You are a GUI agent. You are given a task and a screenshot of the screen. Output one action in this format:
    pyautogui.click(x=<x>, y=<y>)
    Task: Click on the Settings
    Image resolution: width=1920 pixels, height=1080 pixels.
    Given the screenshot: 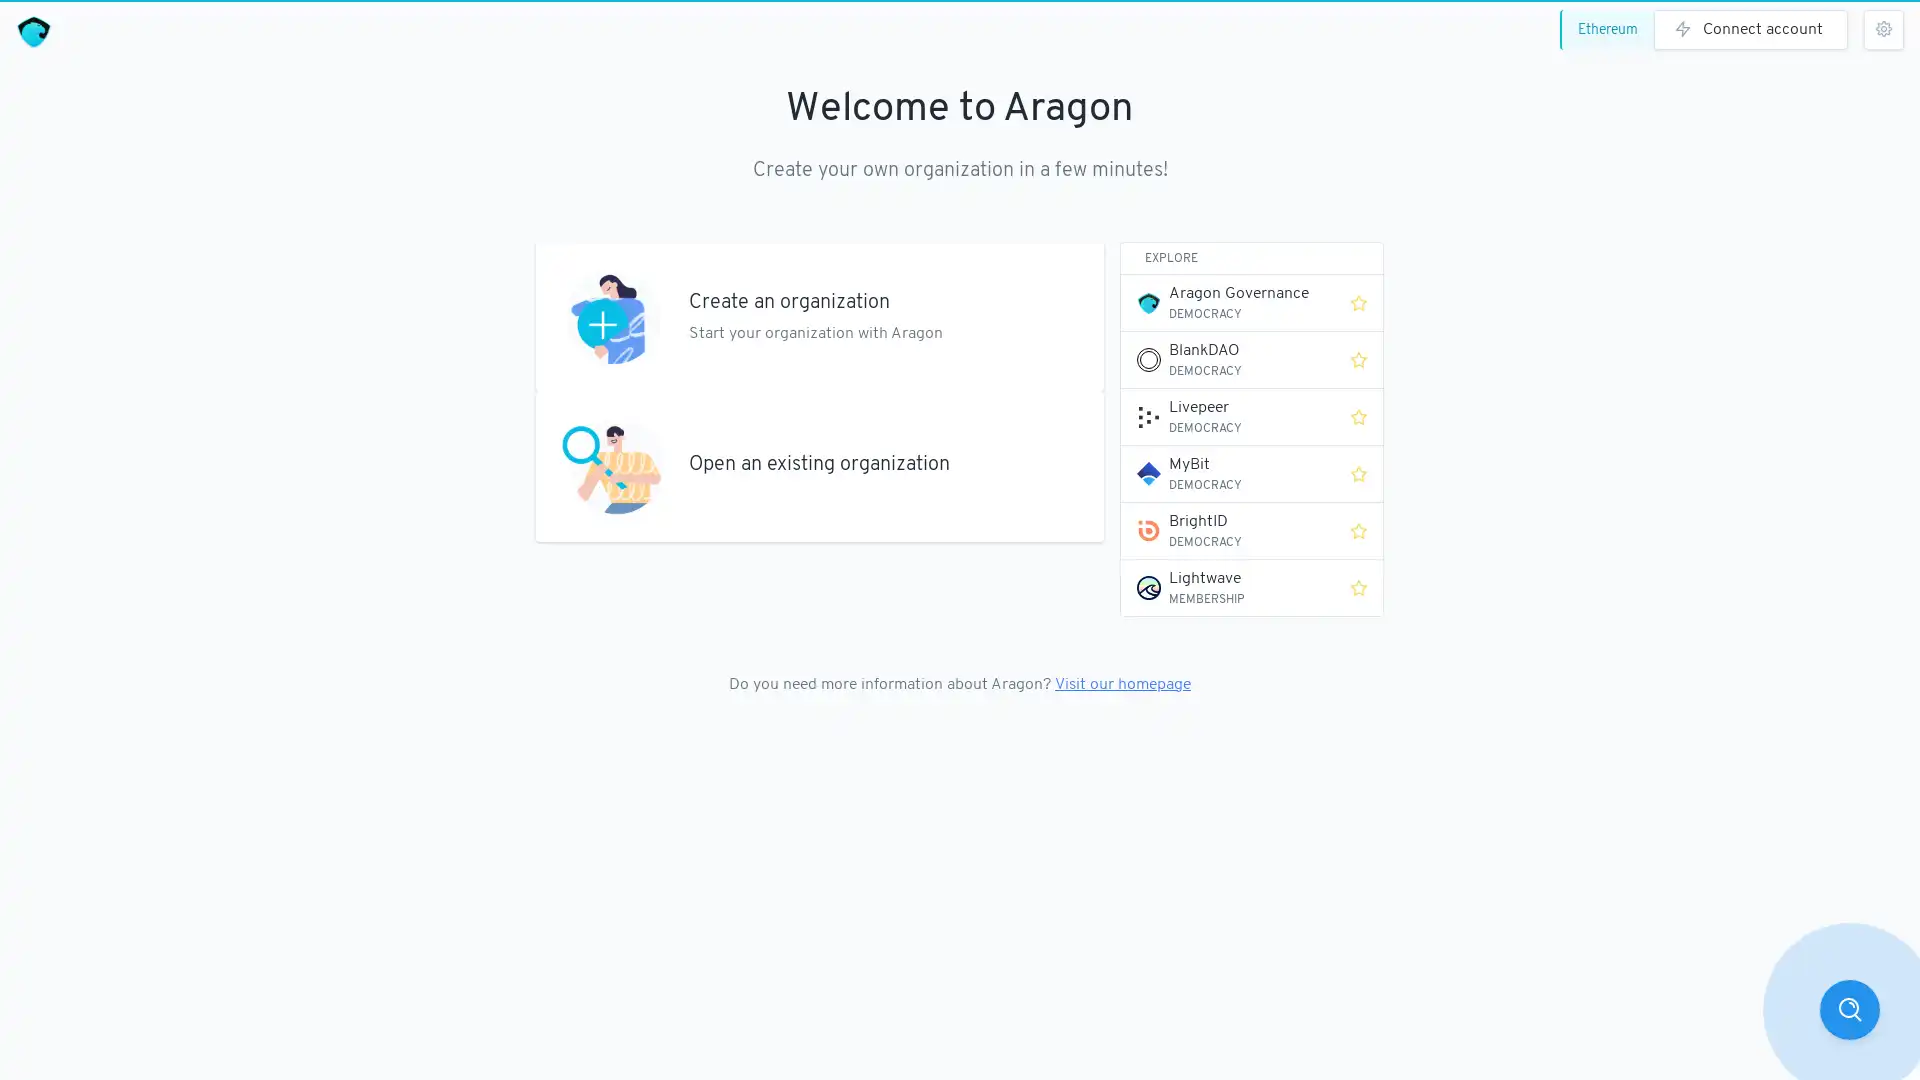 What is the action you would take?
    pyautogui.click(x=1882, y=30)
    